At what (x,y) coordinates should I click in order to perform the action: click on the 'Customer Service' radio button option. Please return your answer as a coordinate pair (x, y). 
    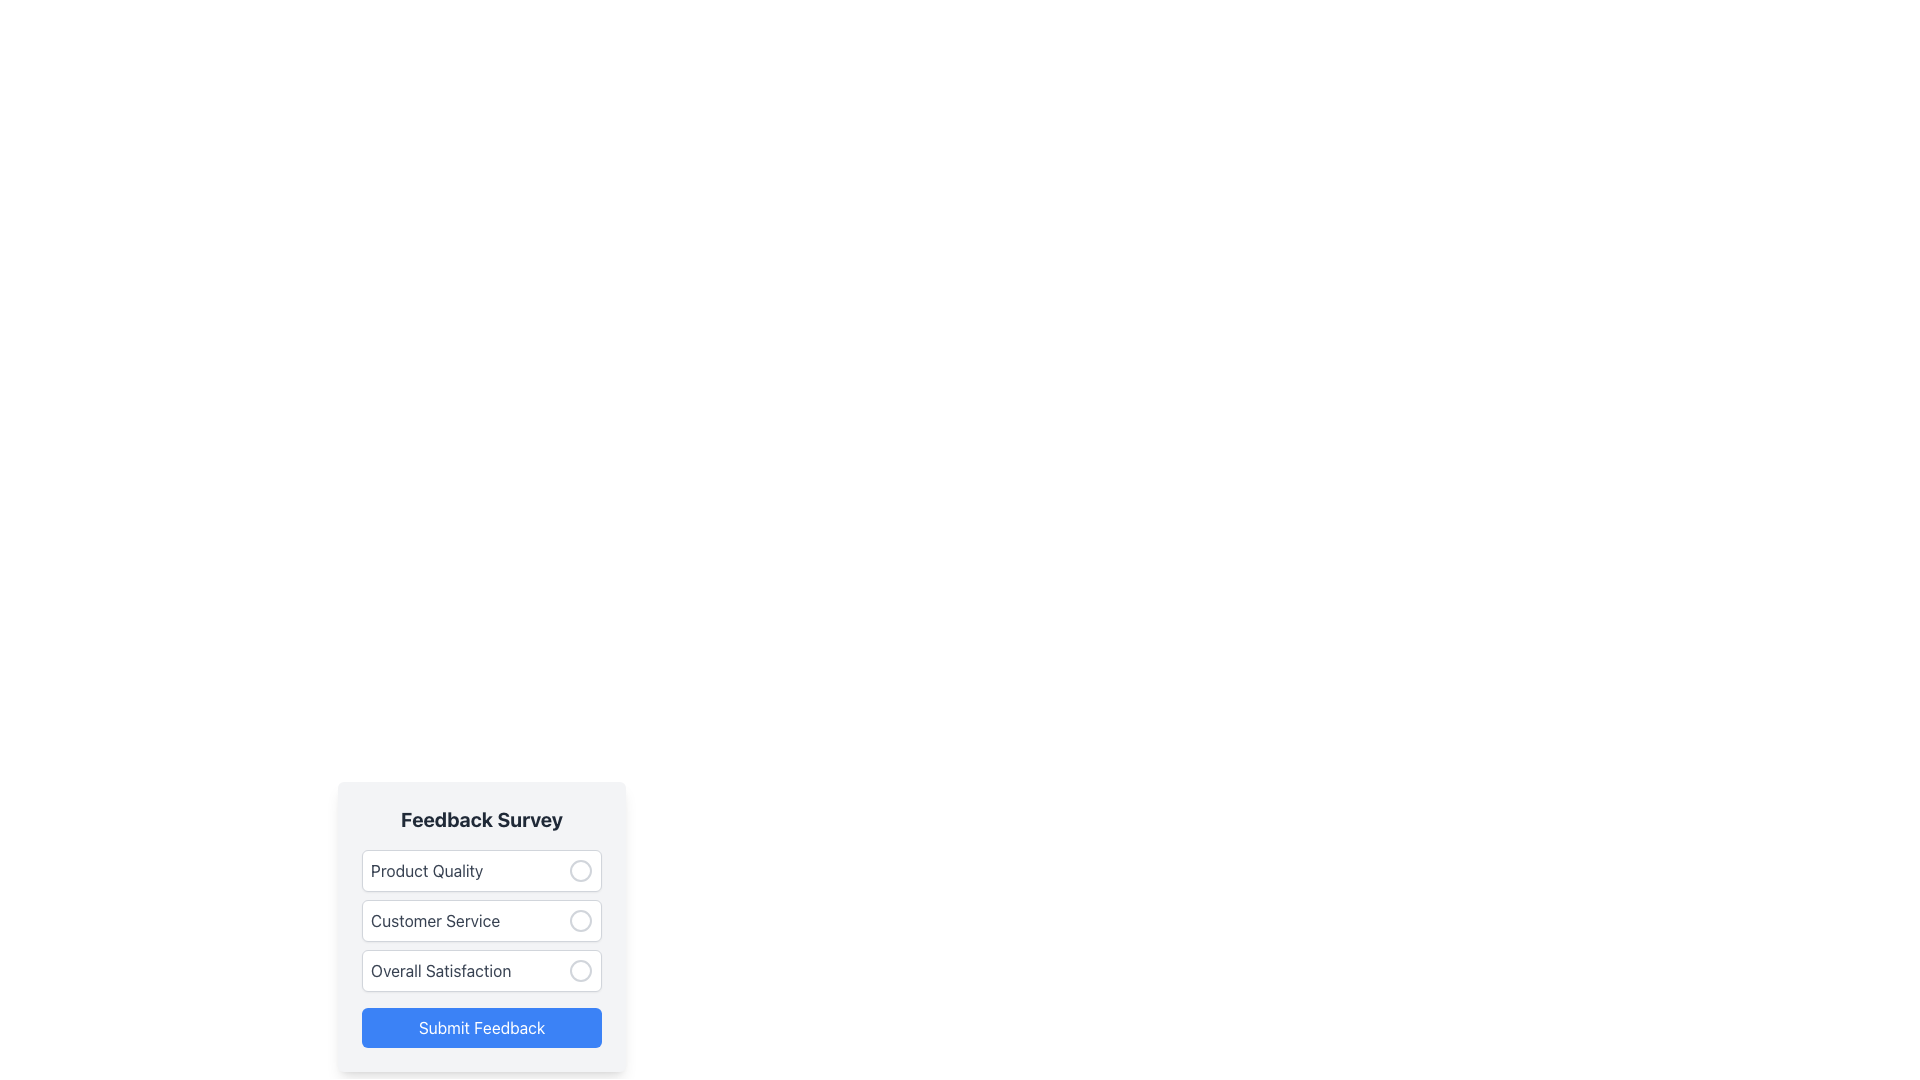
    Looking at the image, I should click on (481, 921).